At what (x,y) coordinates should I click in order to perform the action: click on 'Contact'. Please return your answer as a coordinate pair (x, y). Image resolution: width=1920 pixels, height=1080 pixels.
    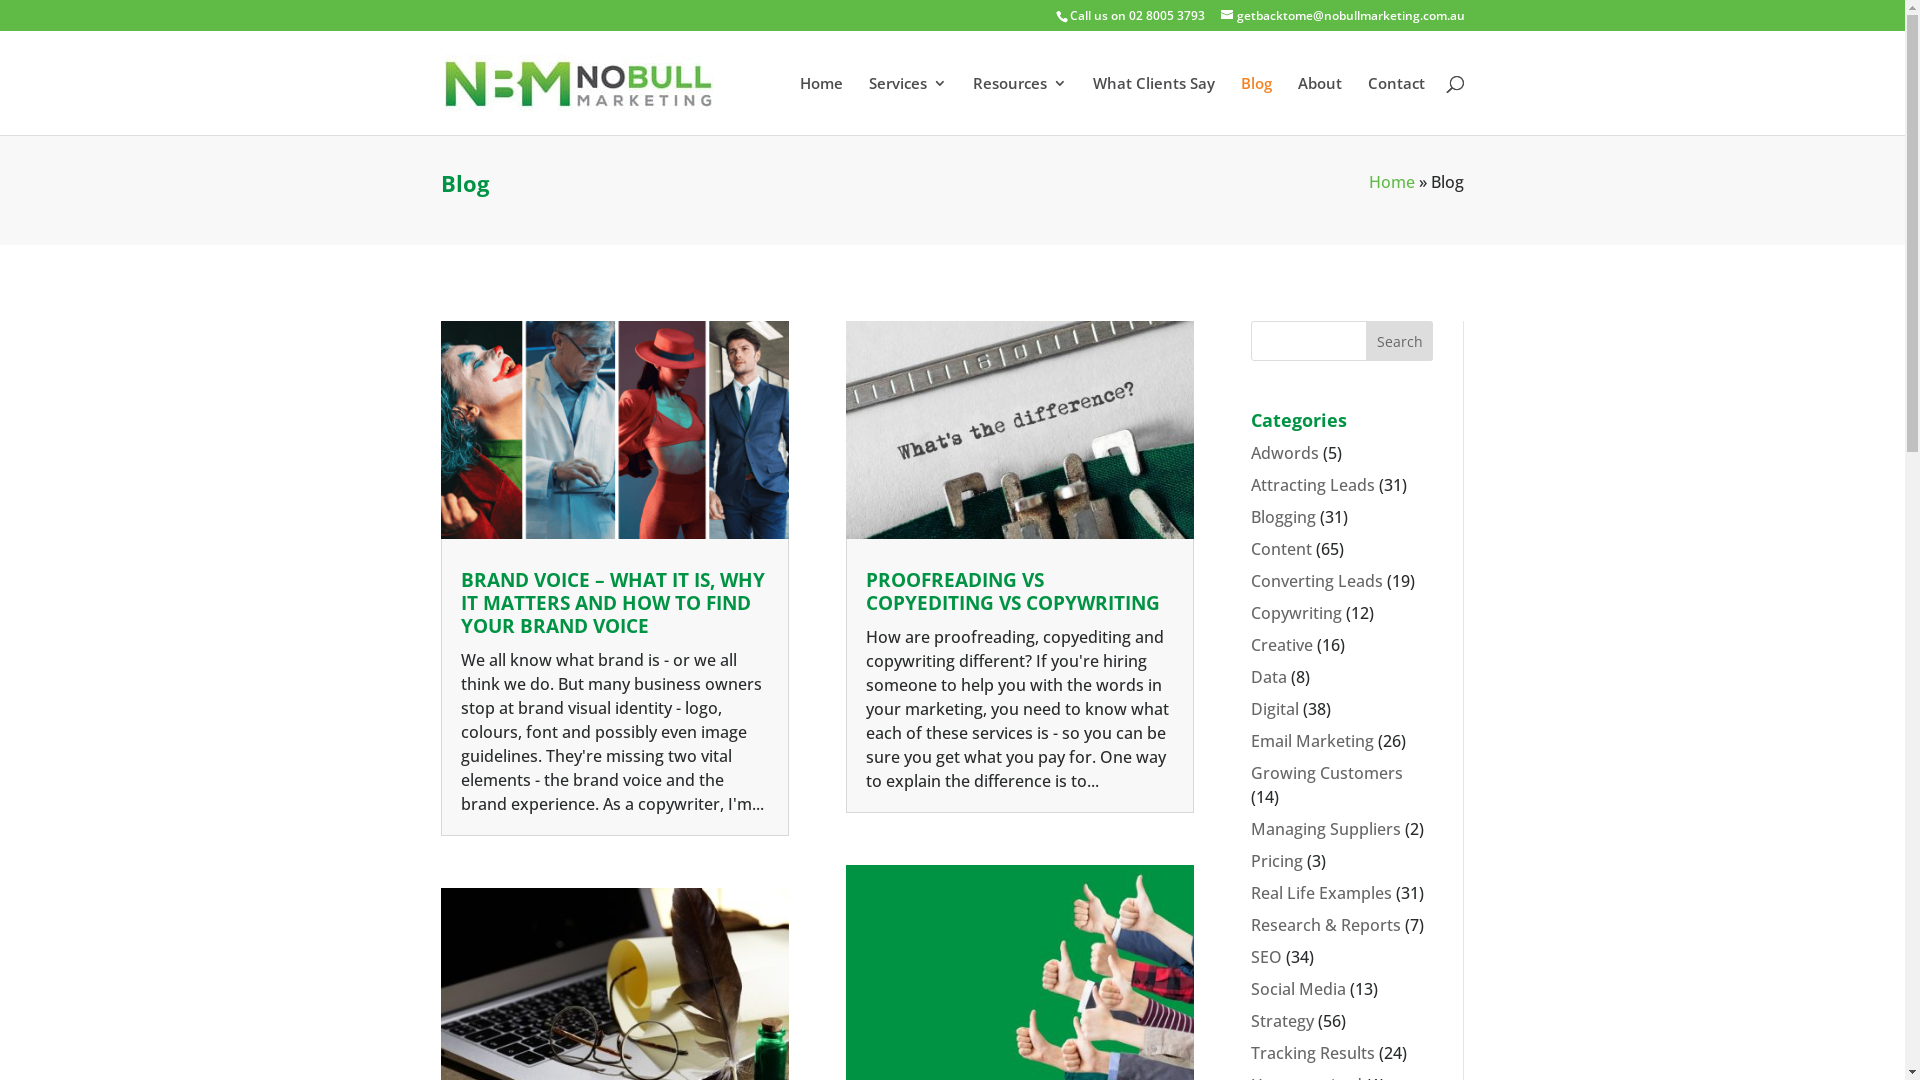
    Looking at the image, I should click on (1395, 105).